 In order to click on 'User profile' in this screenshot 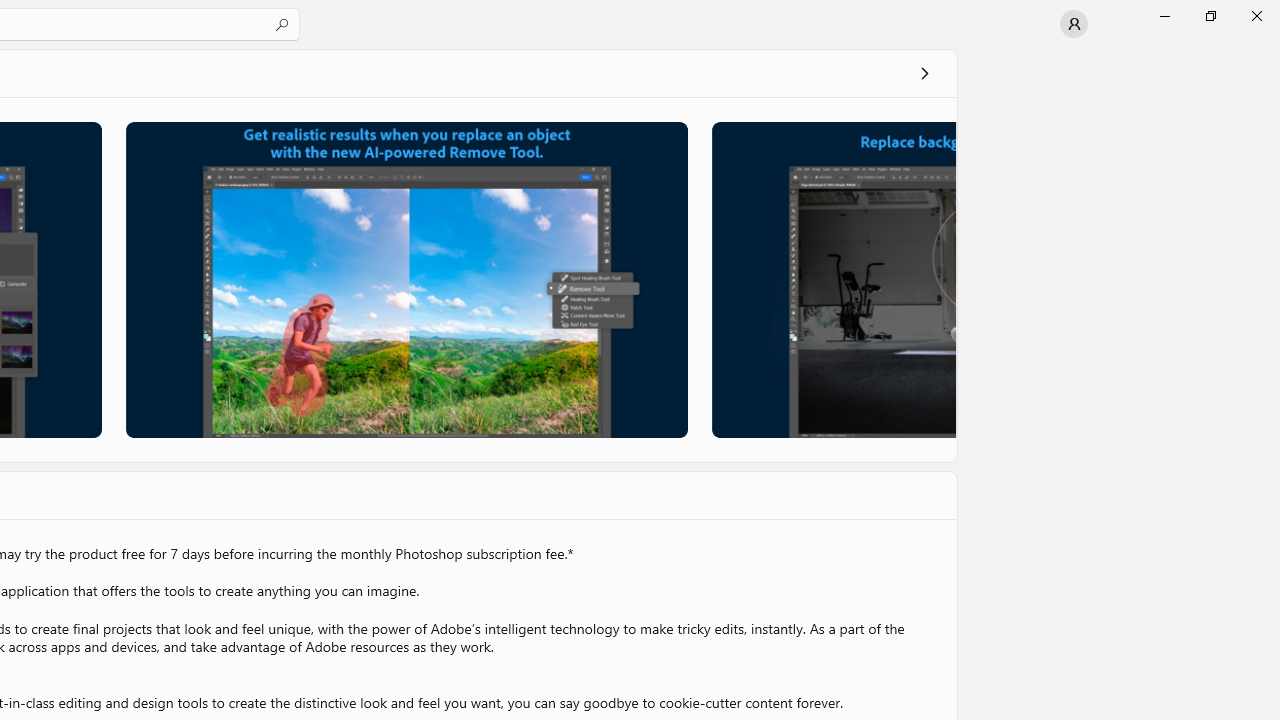, I will do `click(1072, 24)`.